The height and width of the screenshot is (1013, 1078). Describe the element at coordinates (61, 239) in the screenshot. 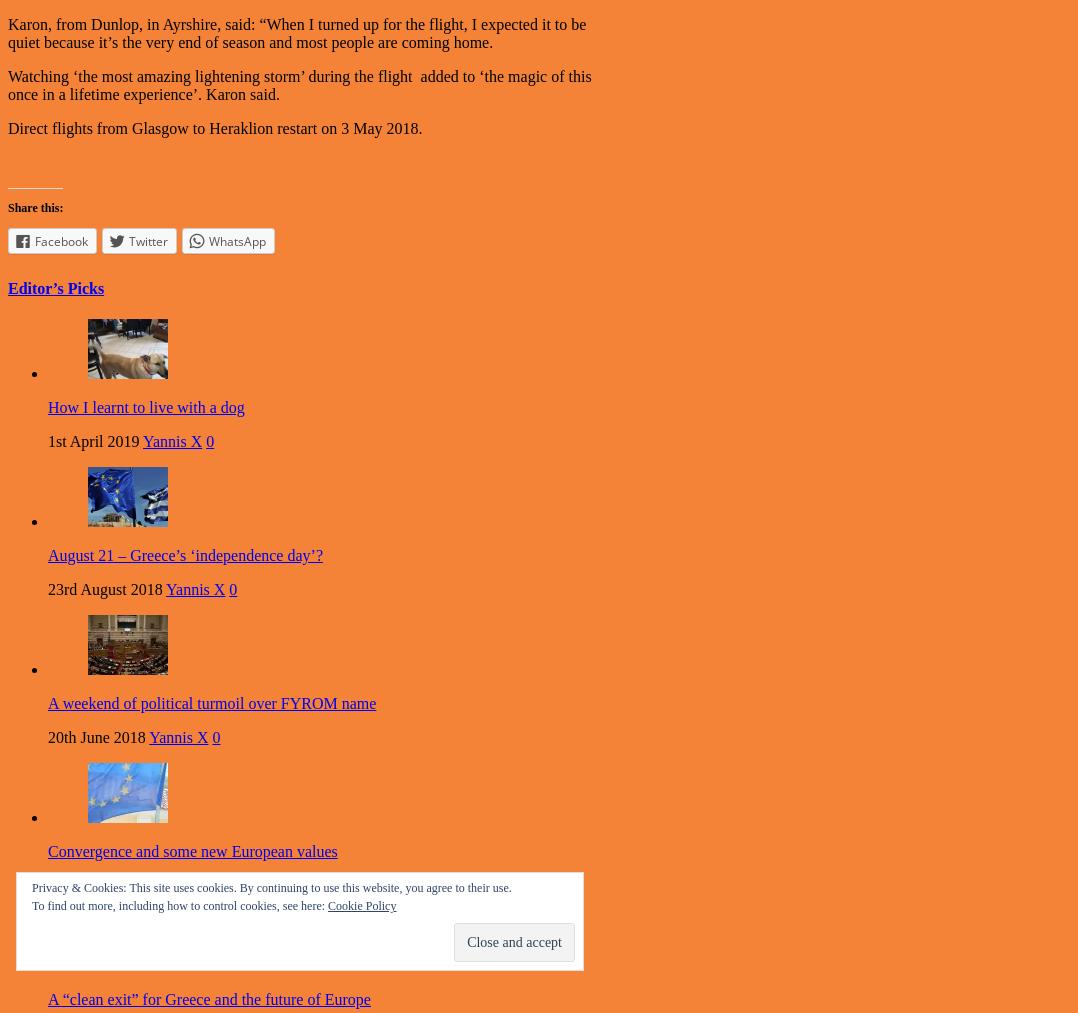

I see `'Facebook'` at that location.